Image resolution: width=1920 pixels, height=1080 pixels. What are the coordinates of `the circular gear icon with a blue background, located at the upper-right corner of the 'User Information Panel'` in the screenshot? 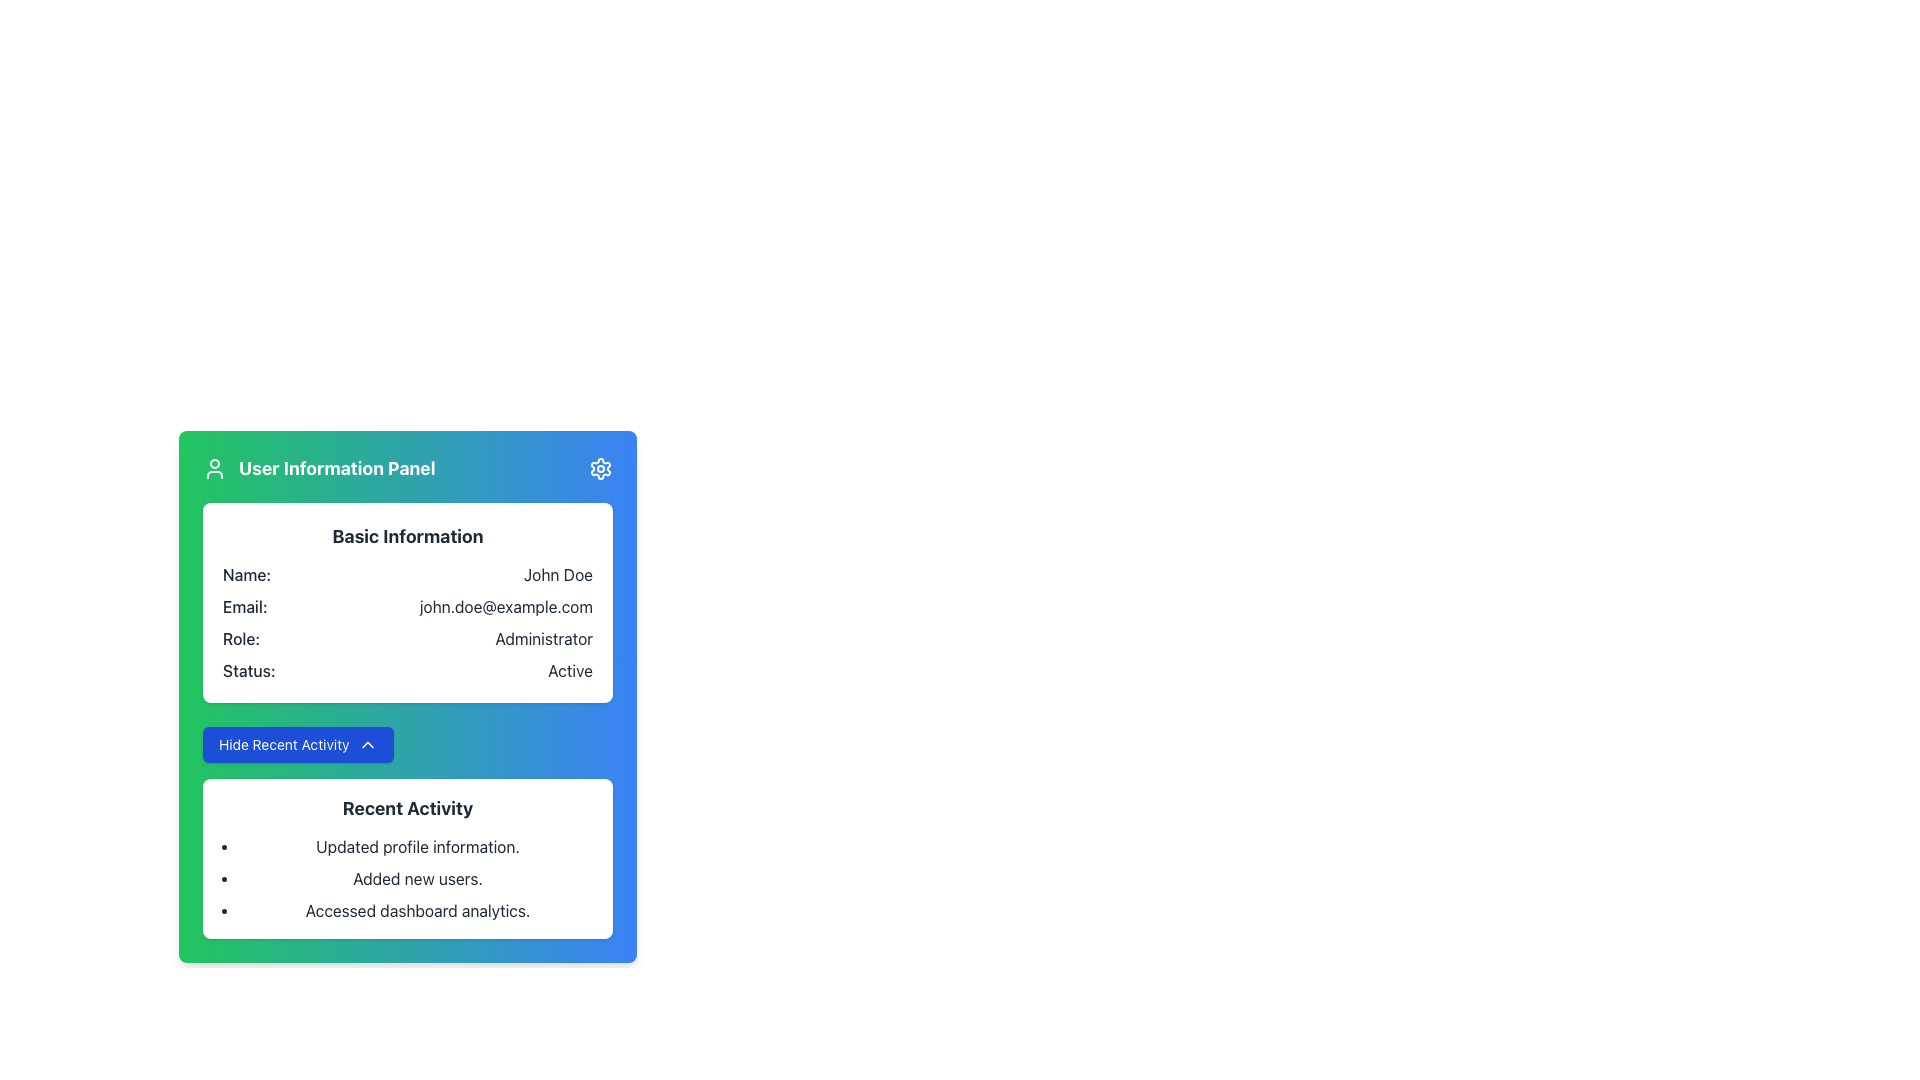 It's located at (599, 469).